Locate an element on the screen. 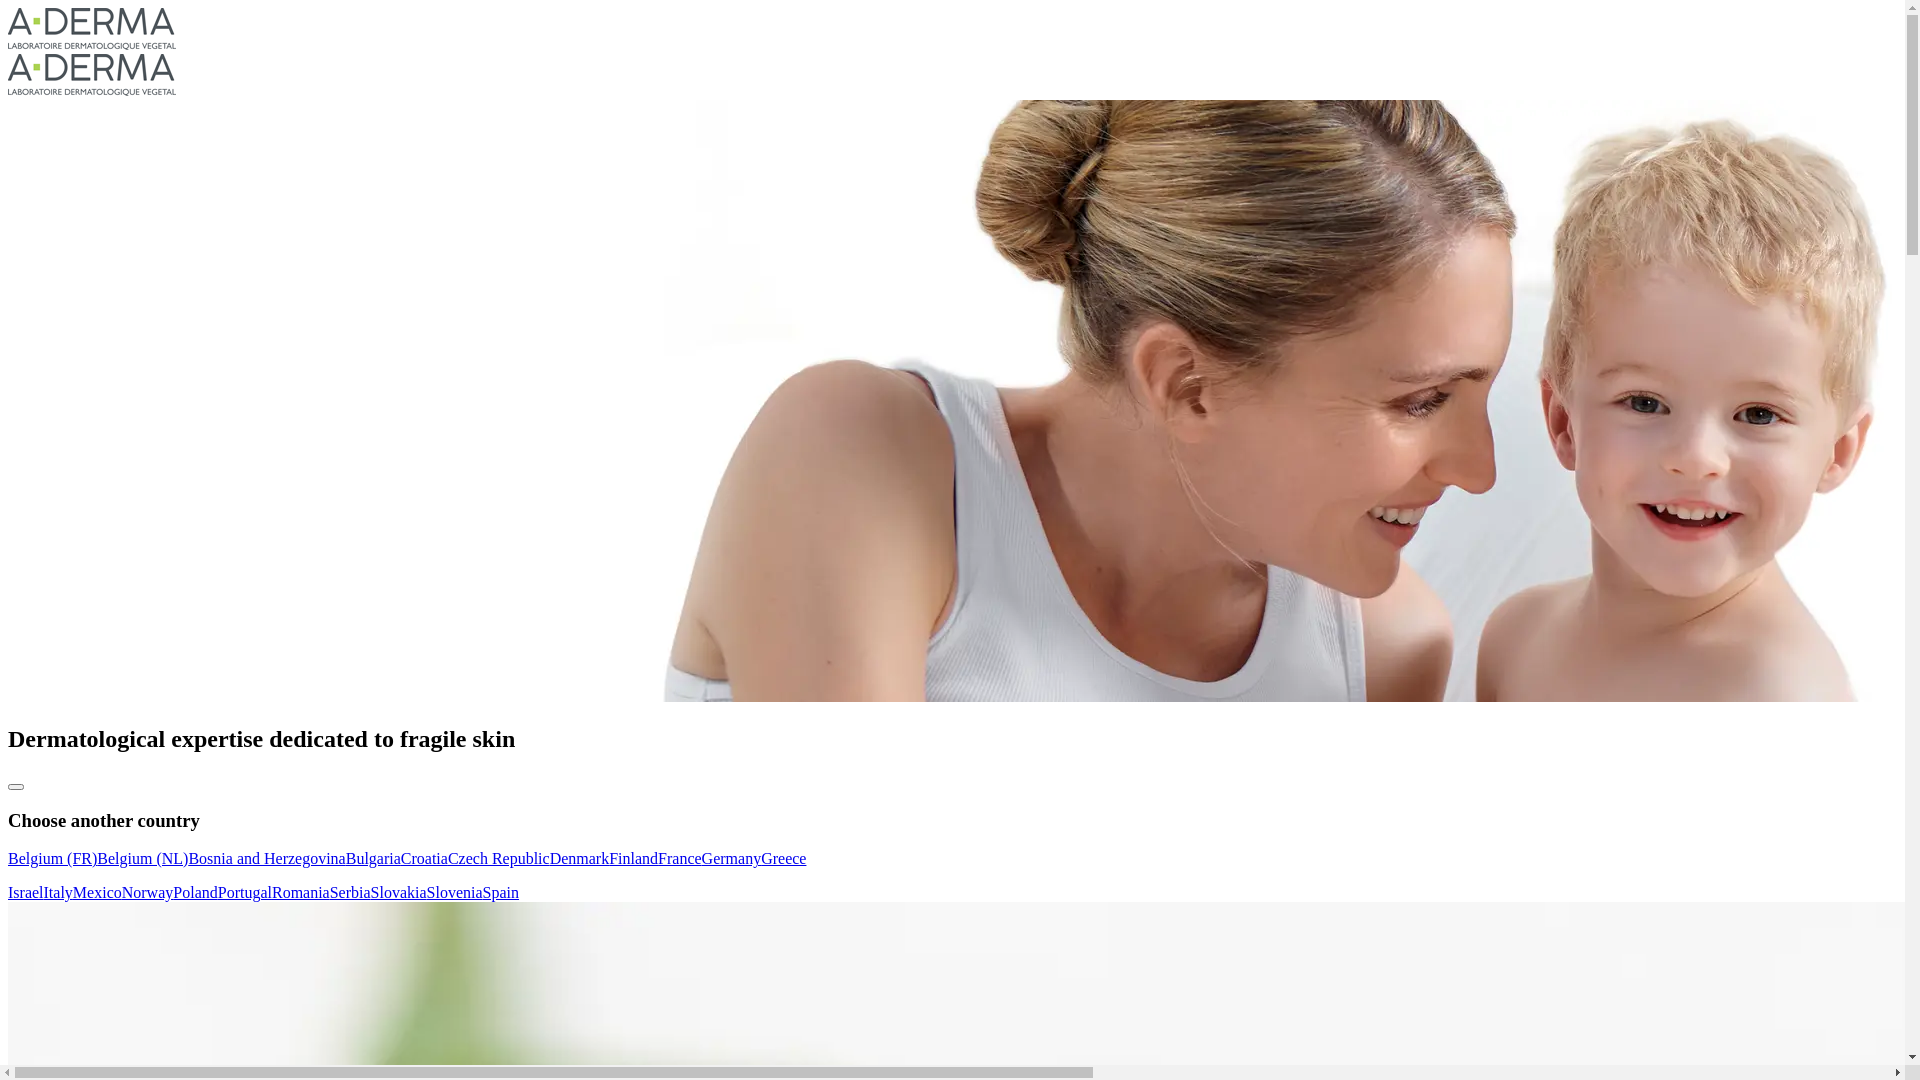  'Bulgaria' is located at coordinates (373, 857).